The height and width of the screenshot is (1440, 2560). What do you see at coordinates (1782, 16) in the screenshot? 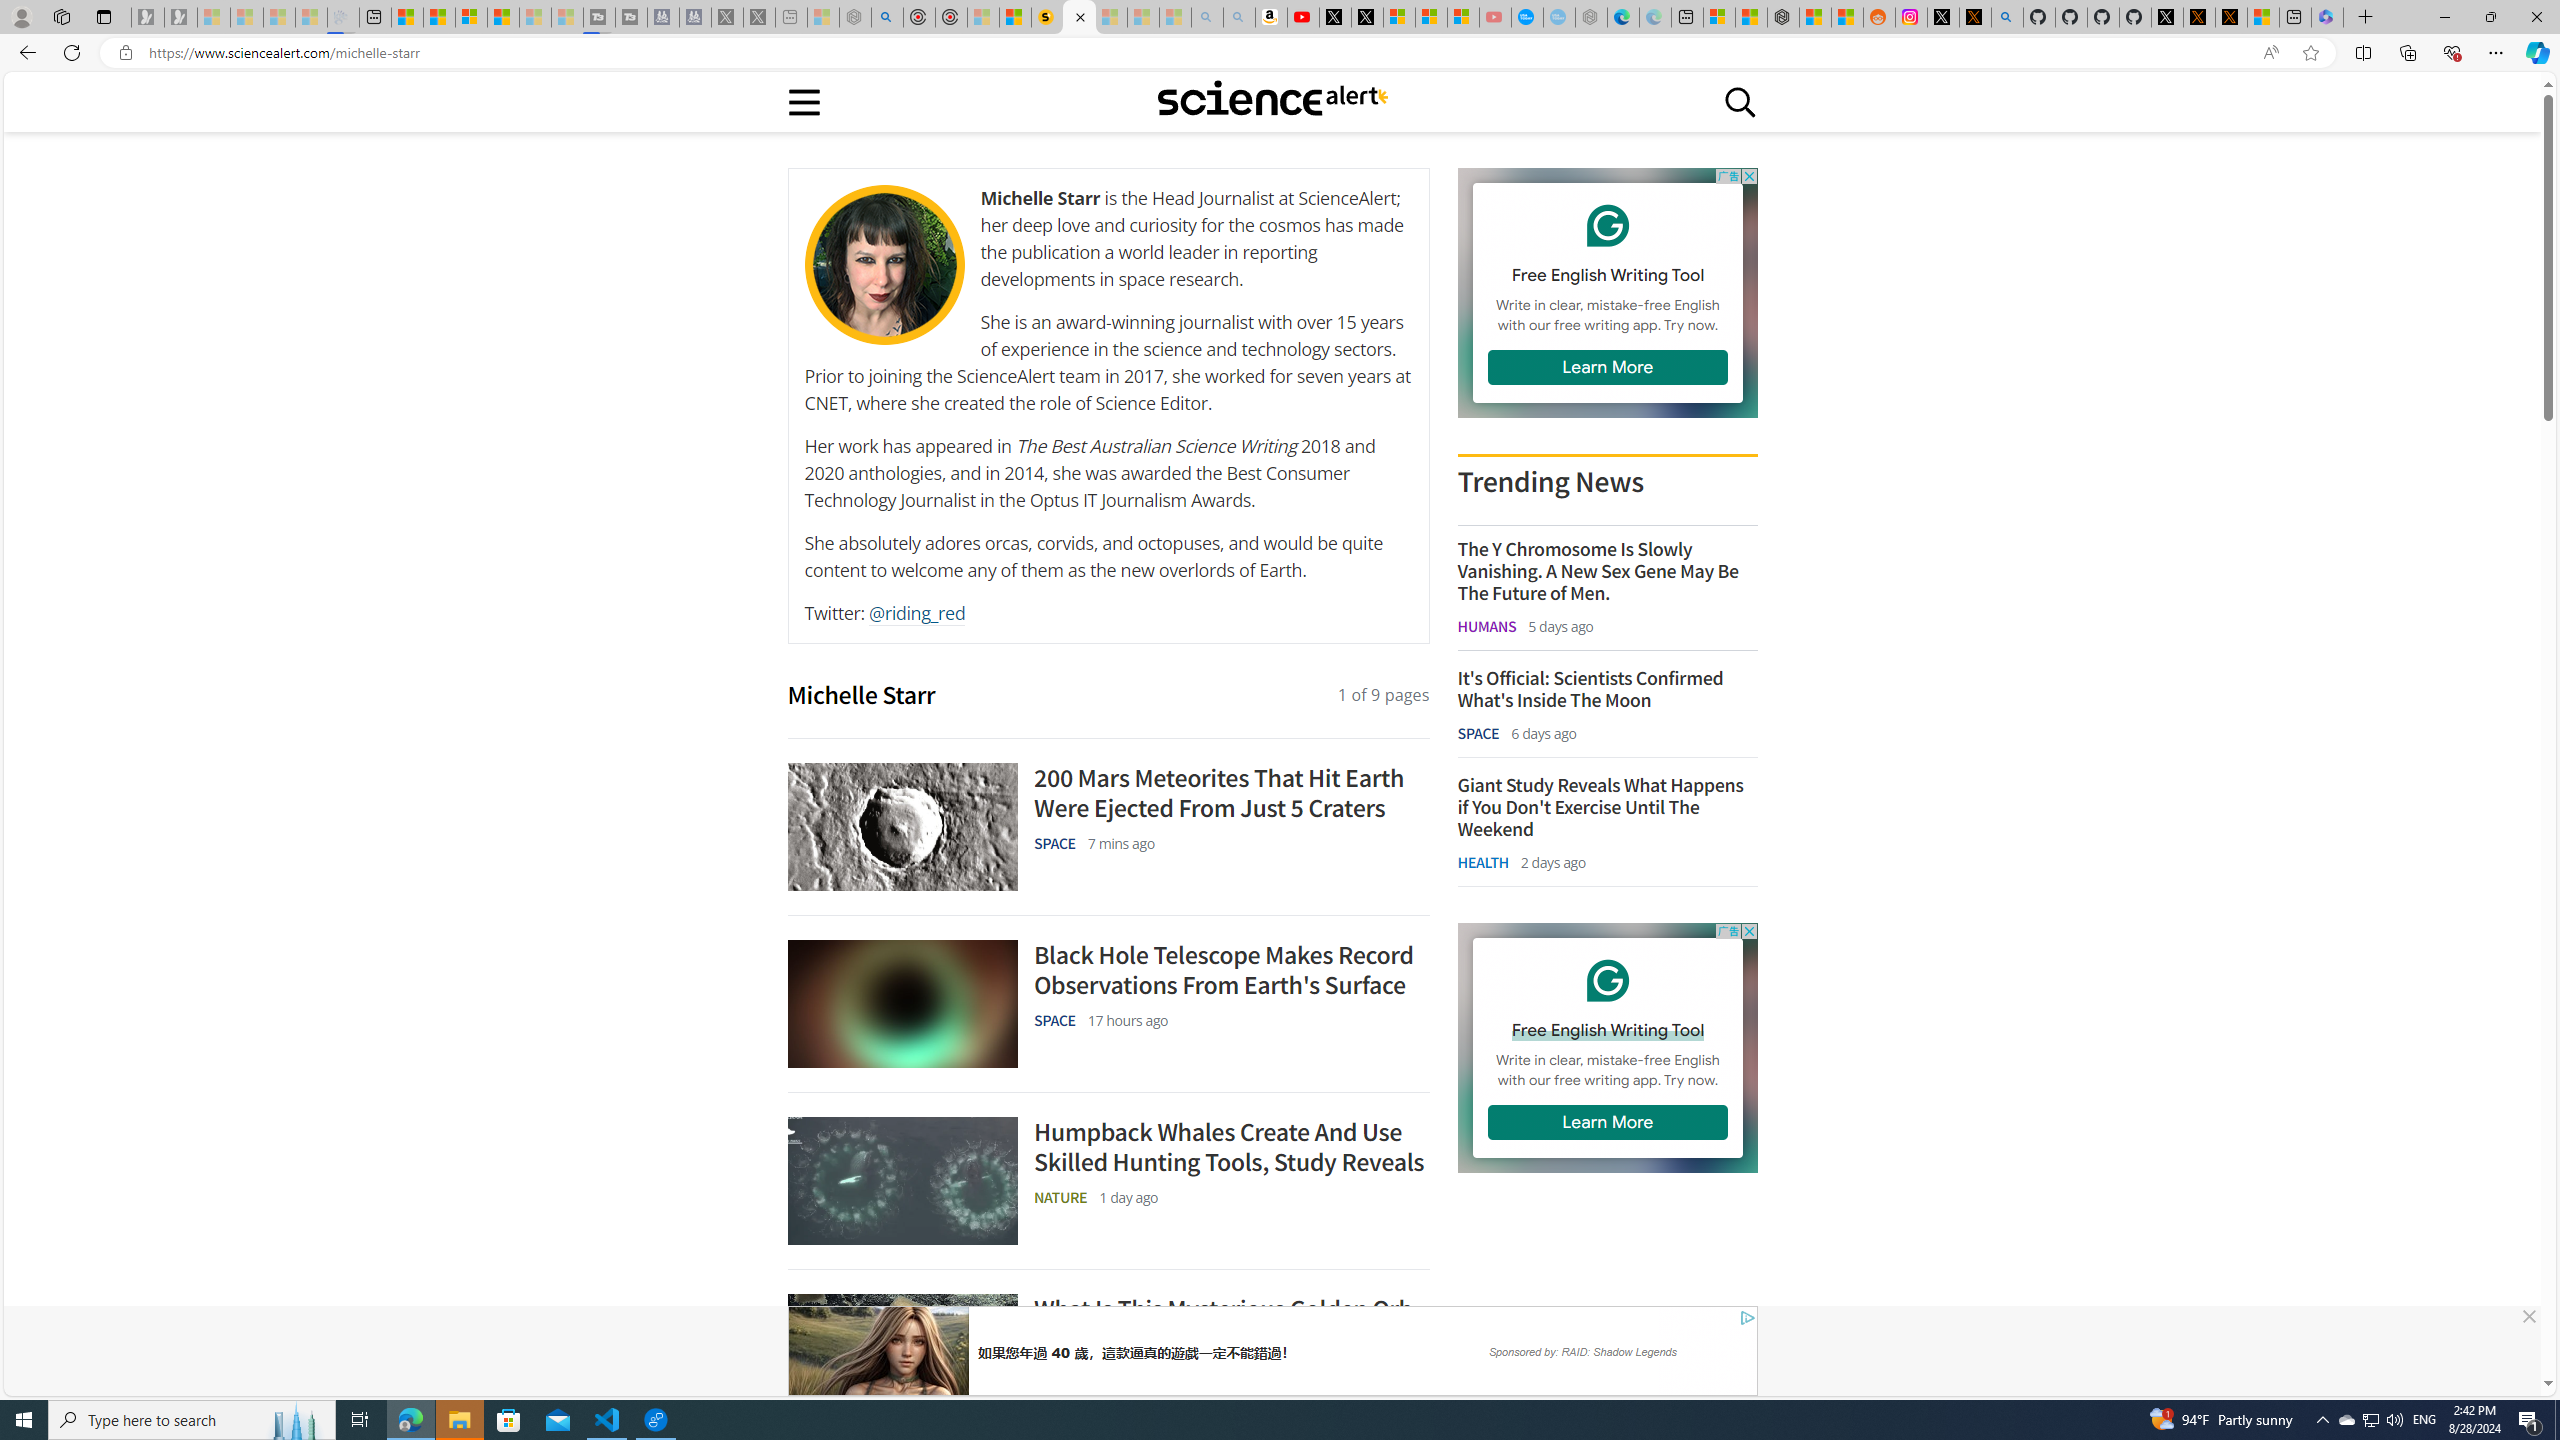
I see `'Nordace - Duffels'` at bounding box center [1782, 16].